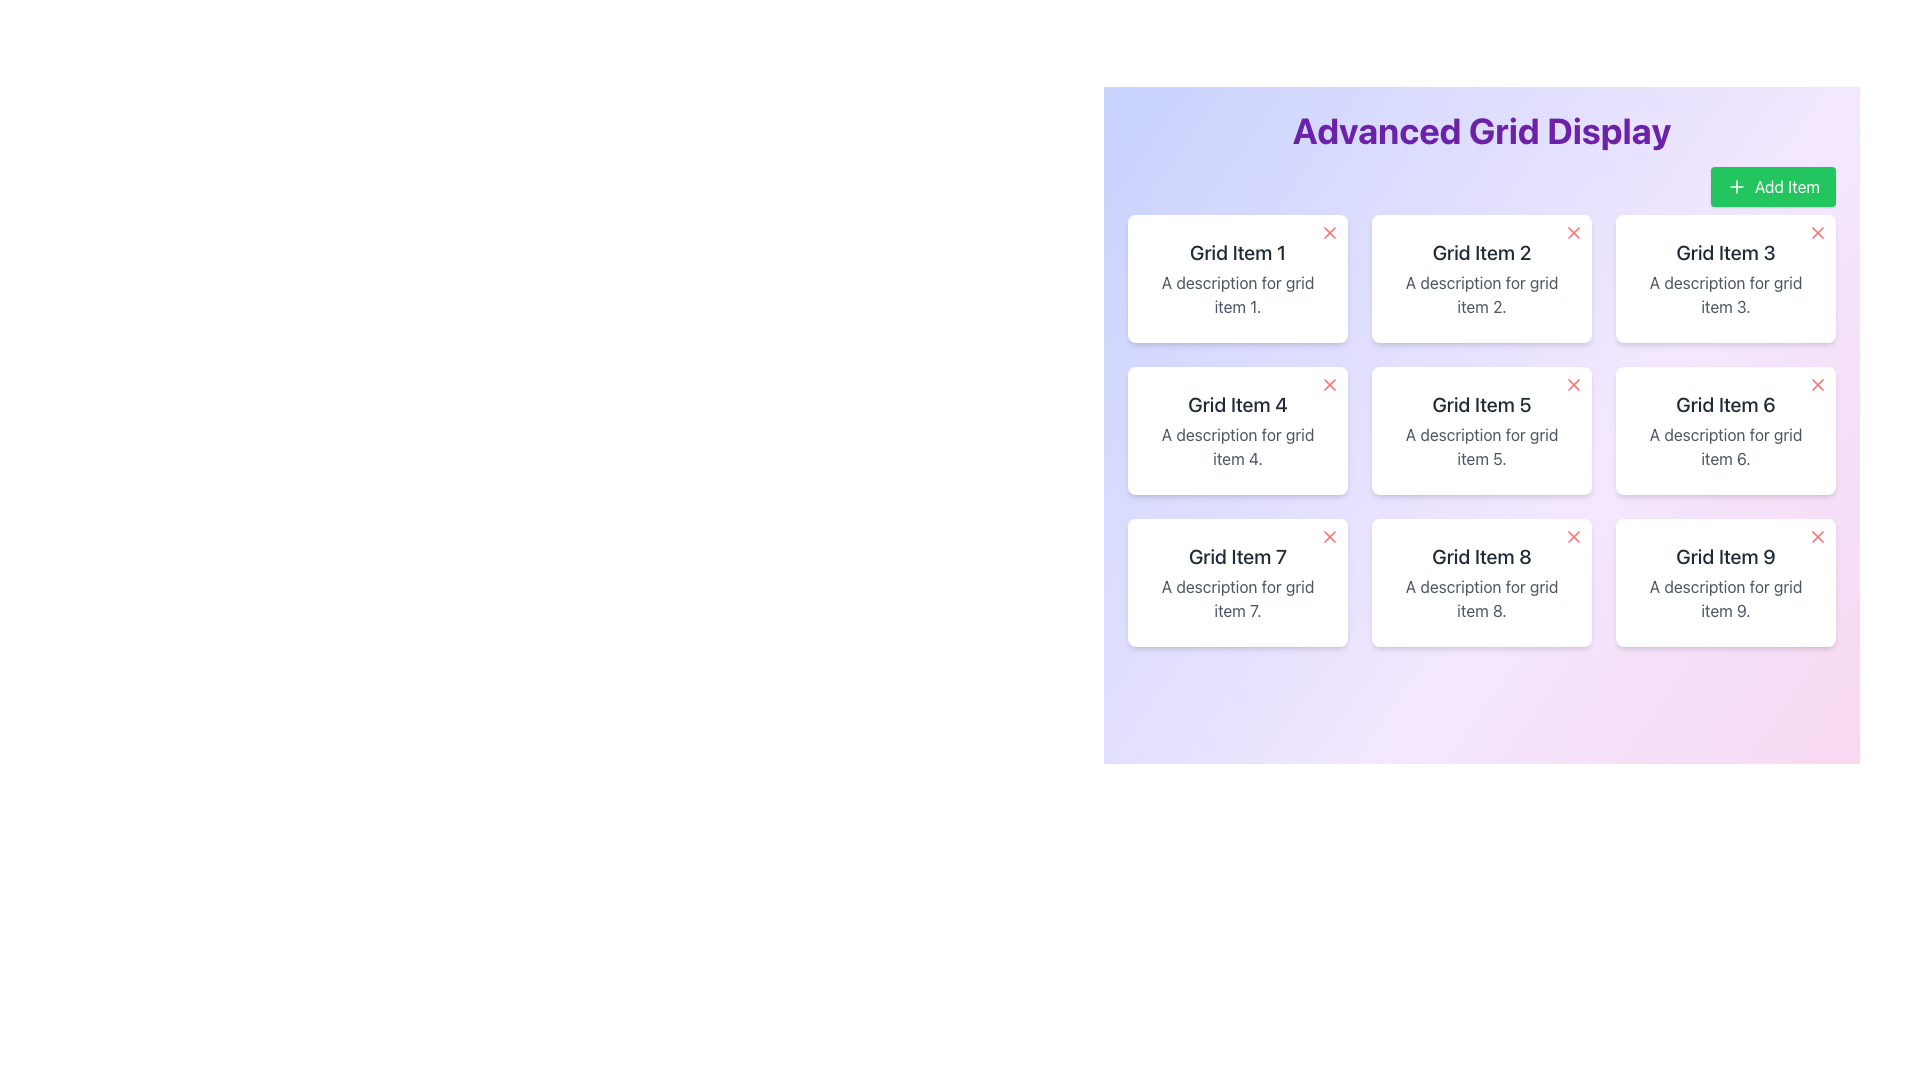  Describe the element at coordinates (1329, 231) in the screenshot. I see `the small red-colored 'X' icon button located at the top-right corner of 'Grid Item 1' card` at that location.